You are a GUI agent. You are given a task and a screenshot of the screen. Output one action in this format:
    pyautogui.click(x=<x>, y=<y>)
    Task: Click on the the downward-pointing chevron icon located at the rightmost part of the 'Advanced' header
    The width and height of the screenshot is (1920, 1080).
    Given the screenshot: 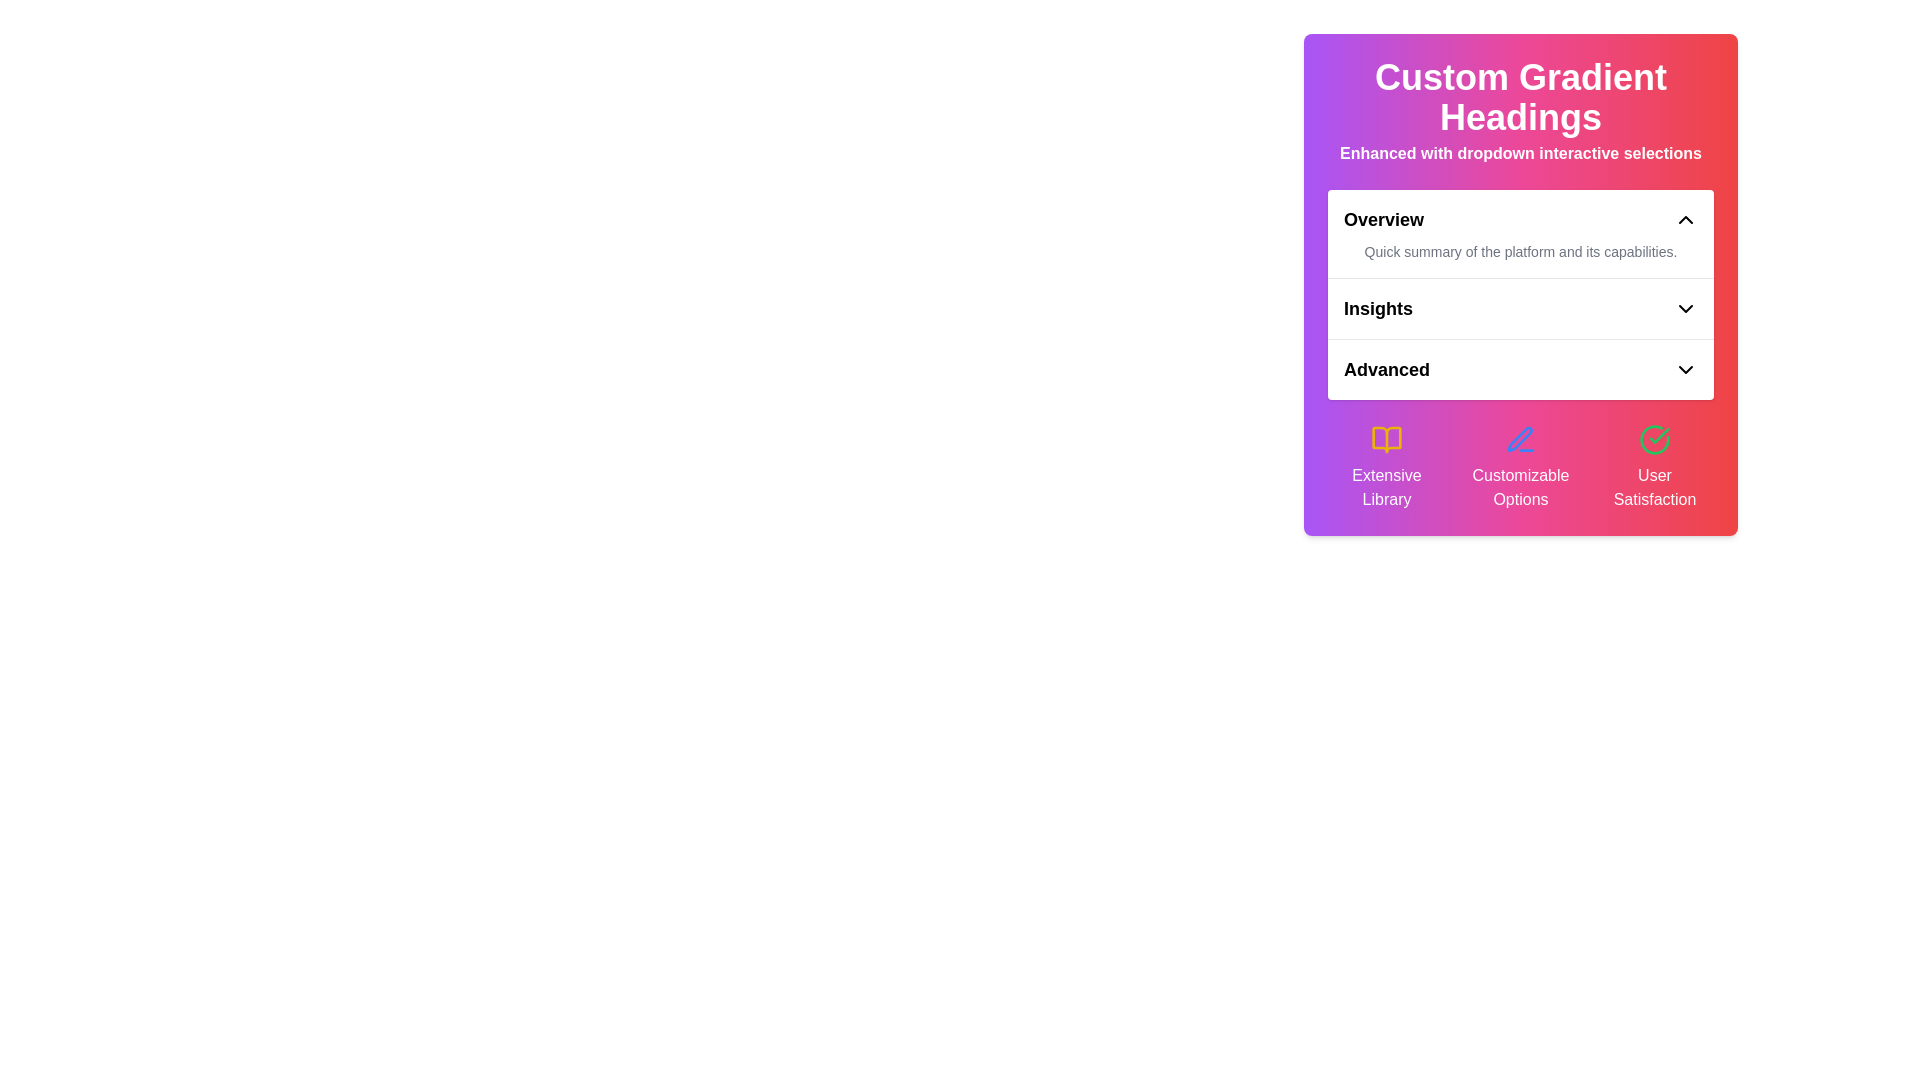 What is the action you would take?
    pyautogui.click(x=1684, y=370)
    